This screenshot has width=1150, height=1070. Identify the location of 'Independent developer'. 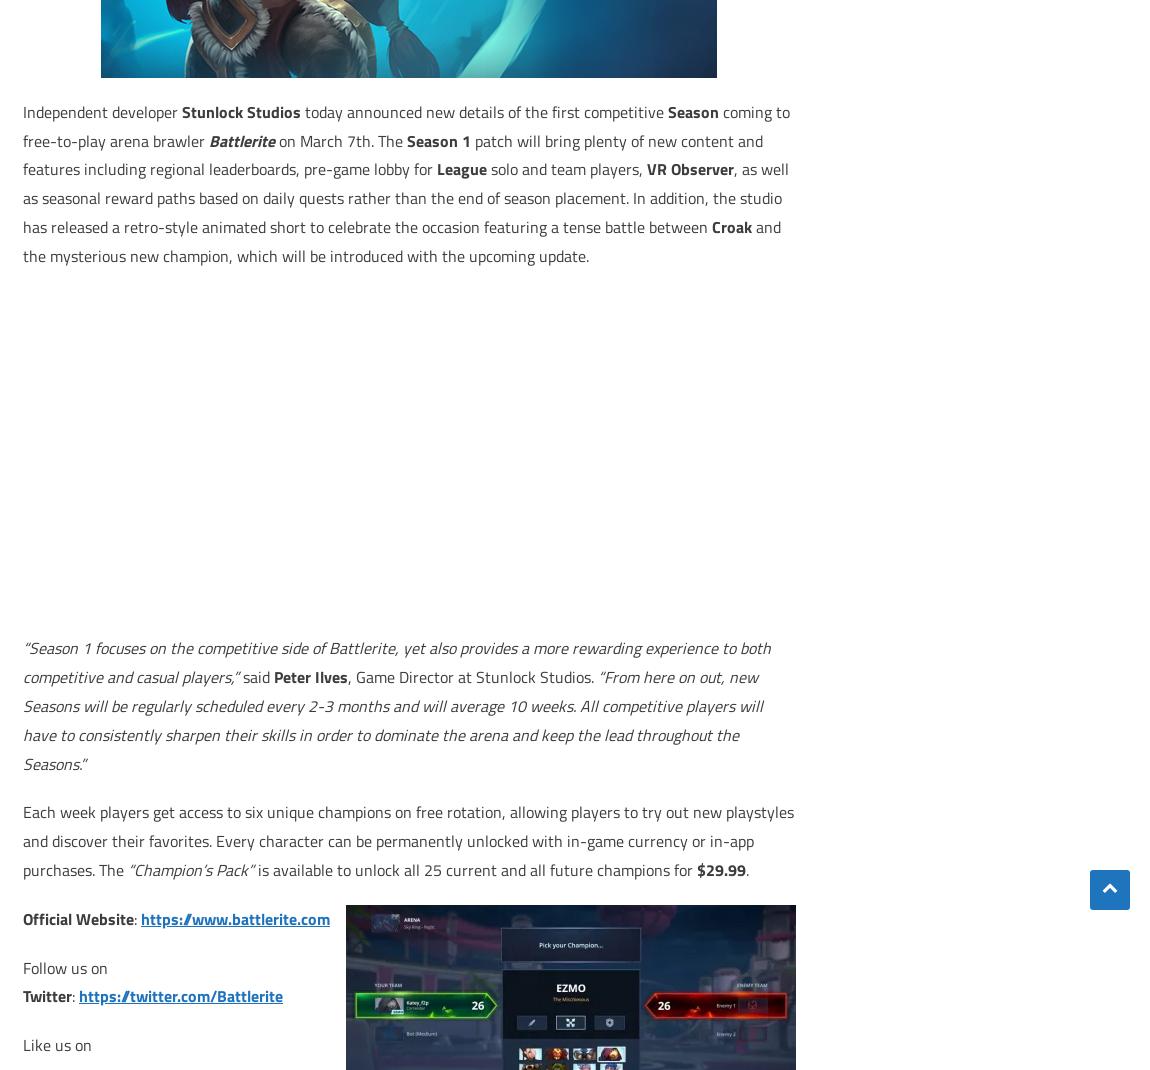
(101, 110).